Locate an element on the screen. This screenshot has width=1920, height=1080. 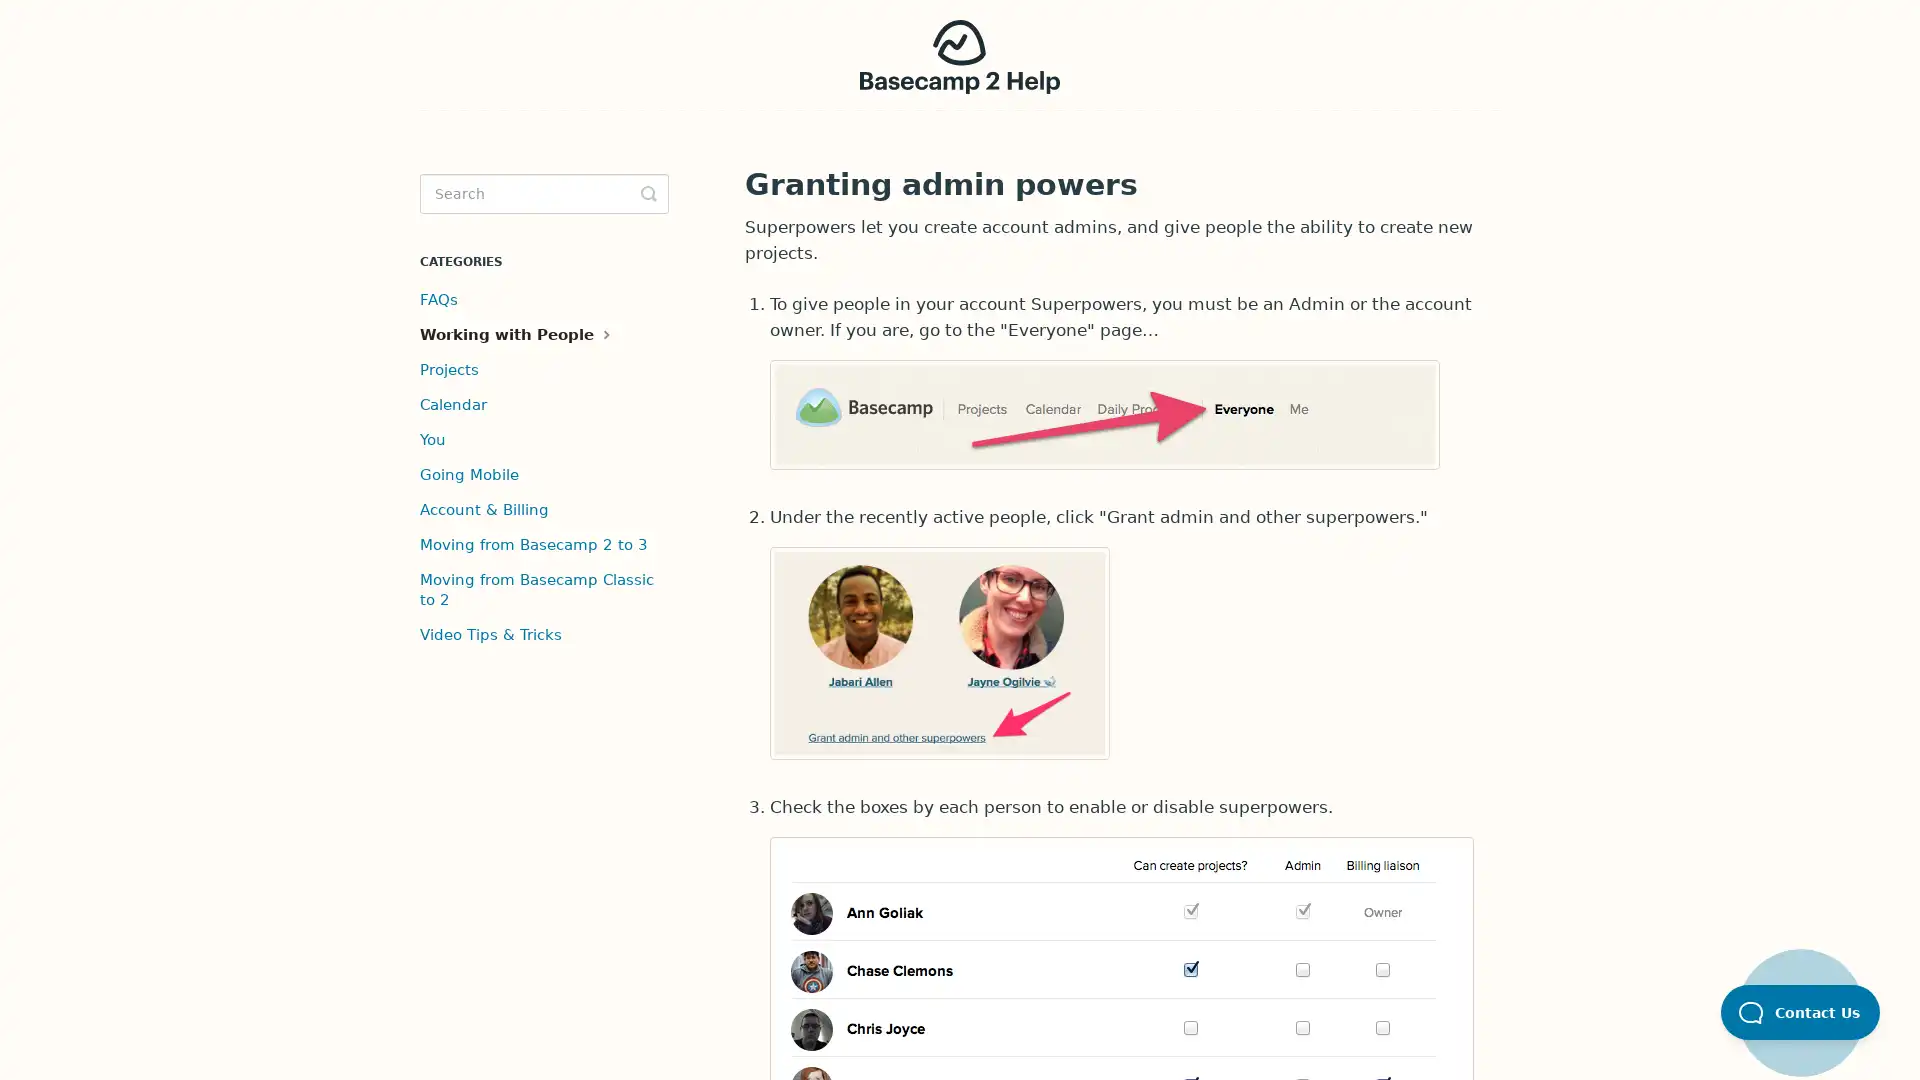
Toggle Search is located at coordinates (648, 193).